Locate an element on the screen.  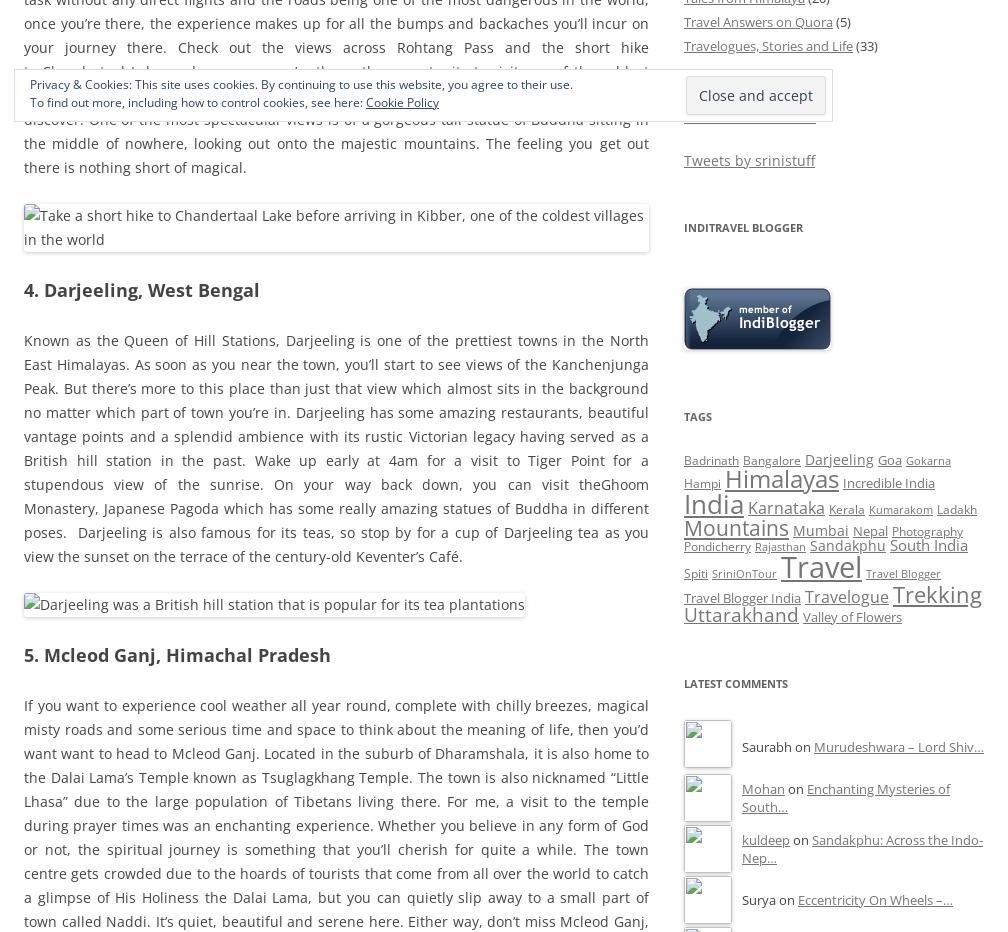
'Nepal' is located at coordinates (870, 530).